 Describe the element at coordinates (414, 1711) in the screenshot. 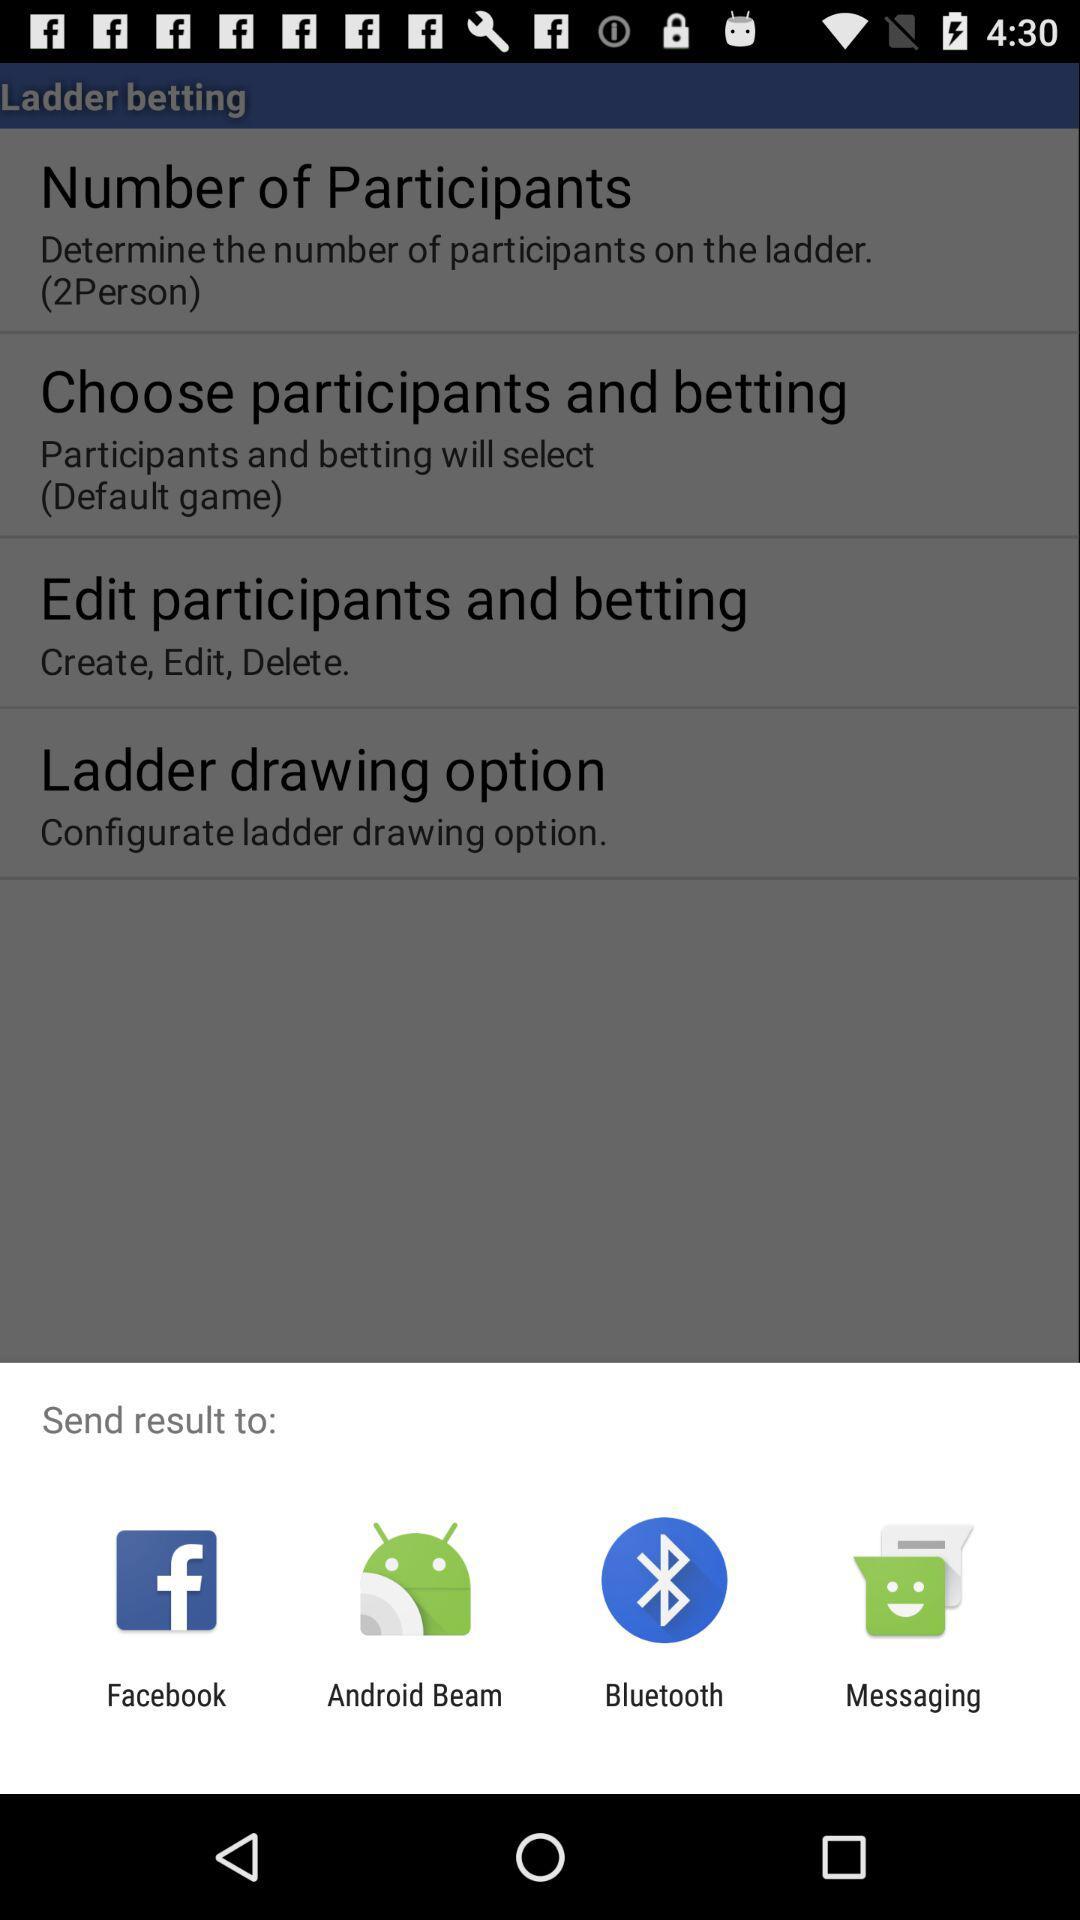

I see `the android beam app` at that location.